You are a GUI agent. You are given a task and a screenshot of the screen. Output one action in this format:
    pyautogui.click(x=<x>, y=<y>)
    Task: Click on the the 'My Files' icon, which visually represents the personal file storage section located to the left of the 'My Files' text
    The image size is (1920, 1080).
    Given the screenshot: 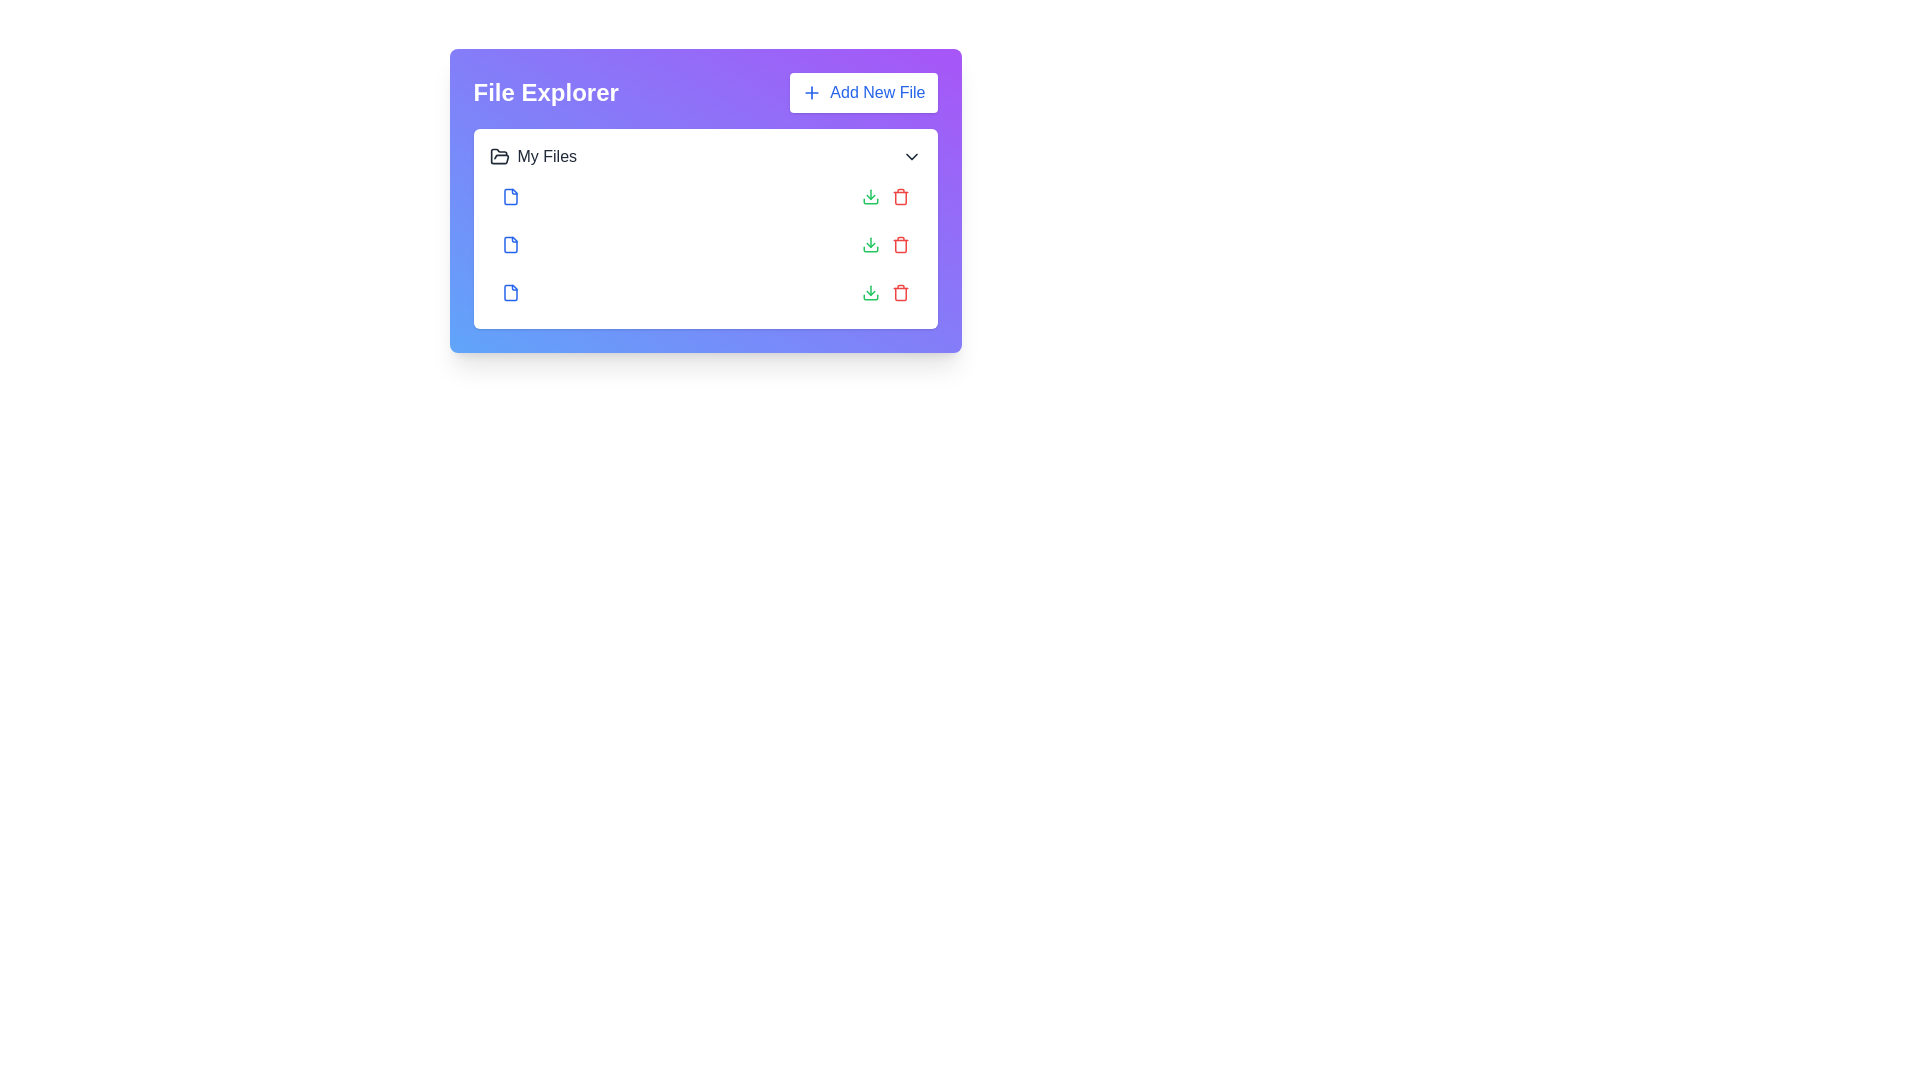 What is the action you would take?
    pyautogui.click(x=499, y=156)
    